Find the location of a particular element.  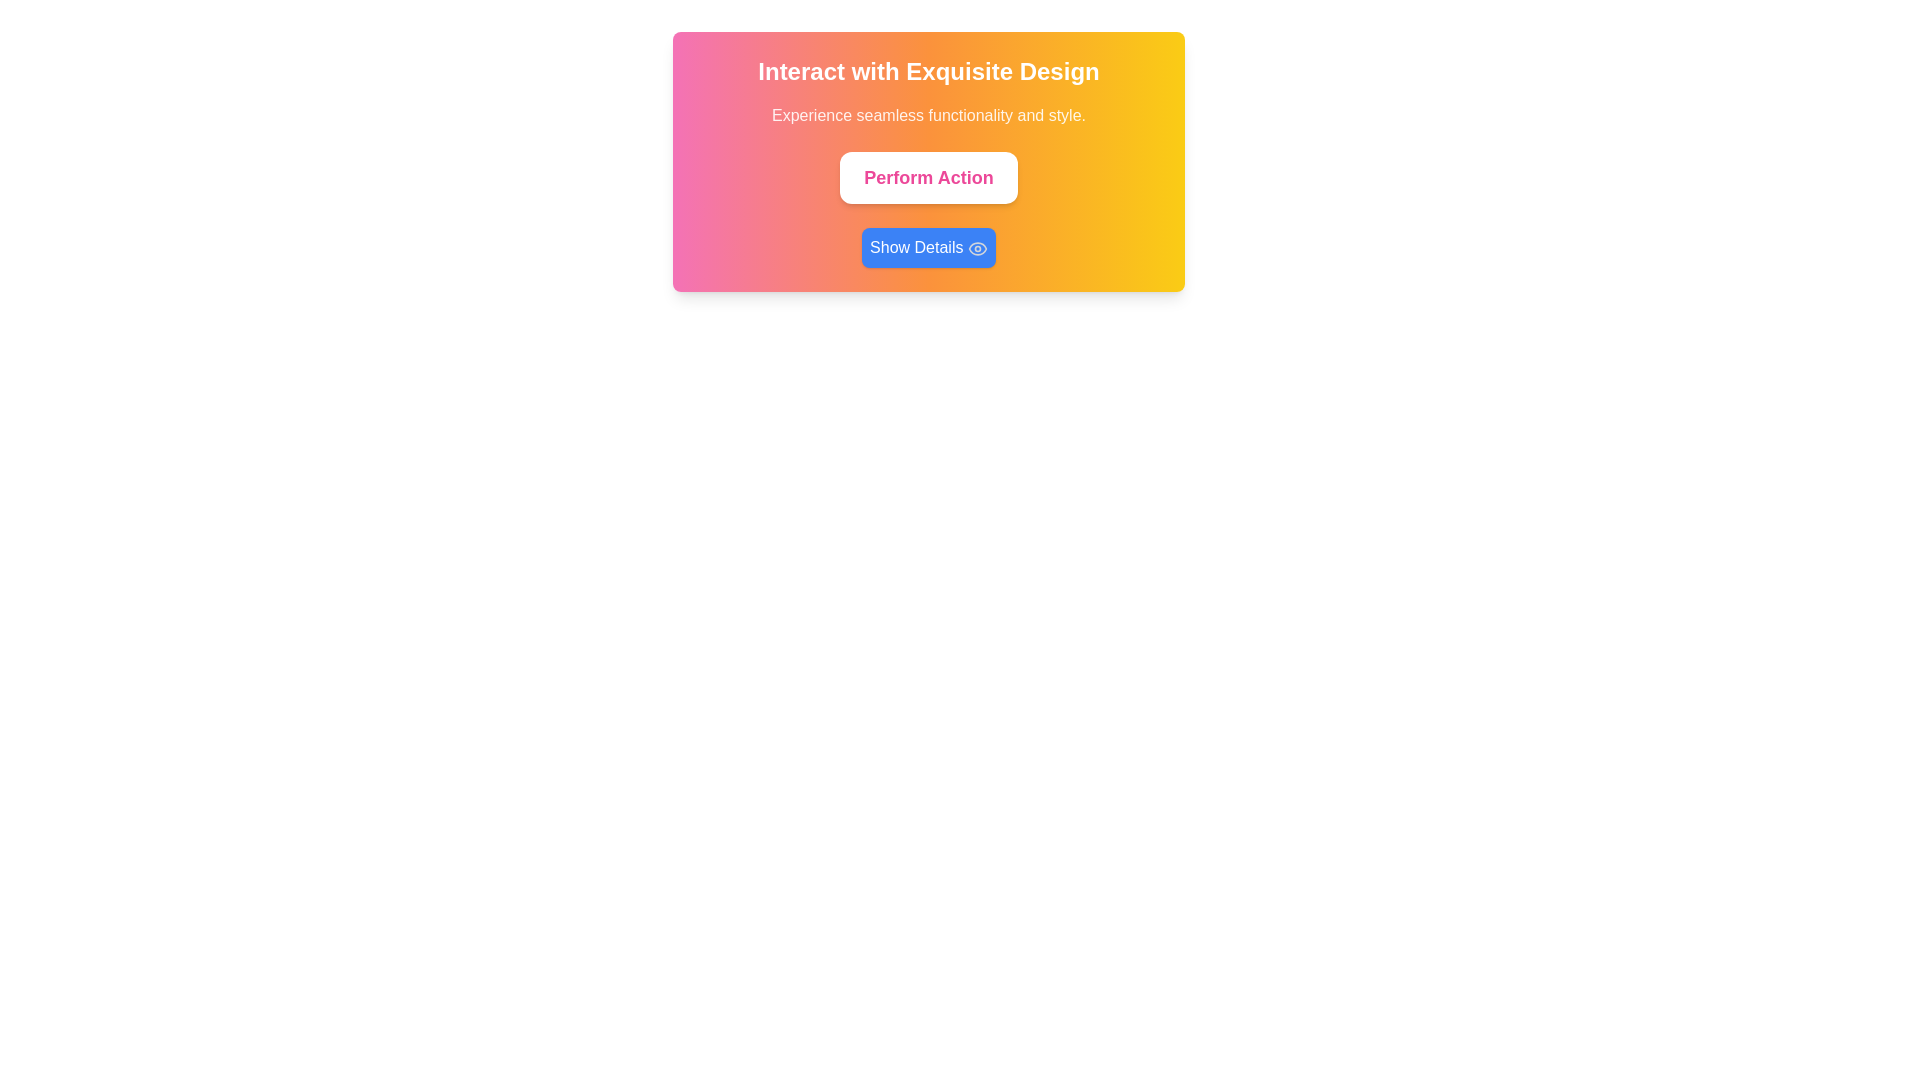

the title text element at the top center of the card, which indicates the purpose or theme of the section is located at coordinates (928, 71).